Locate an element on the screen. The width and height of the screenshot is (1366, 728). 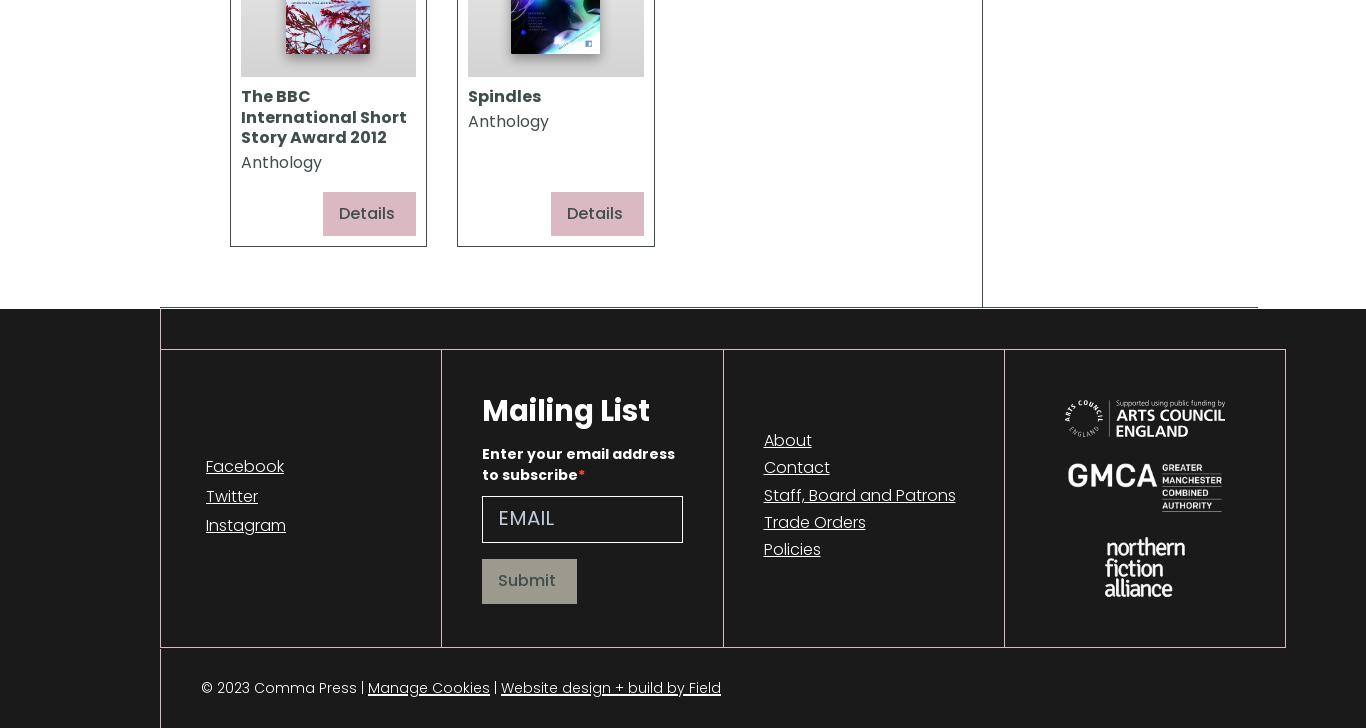
'Website design + build by Field' is located at coordinates (610, 687).